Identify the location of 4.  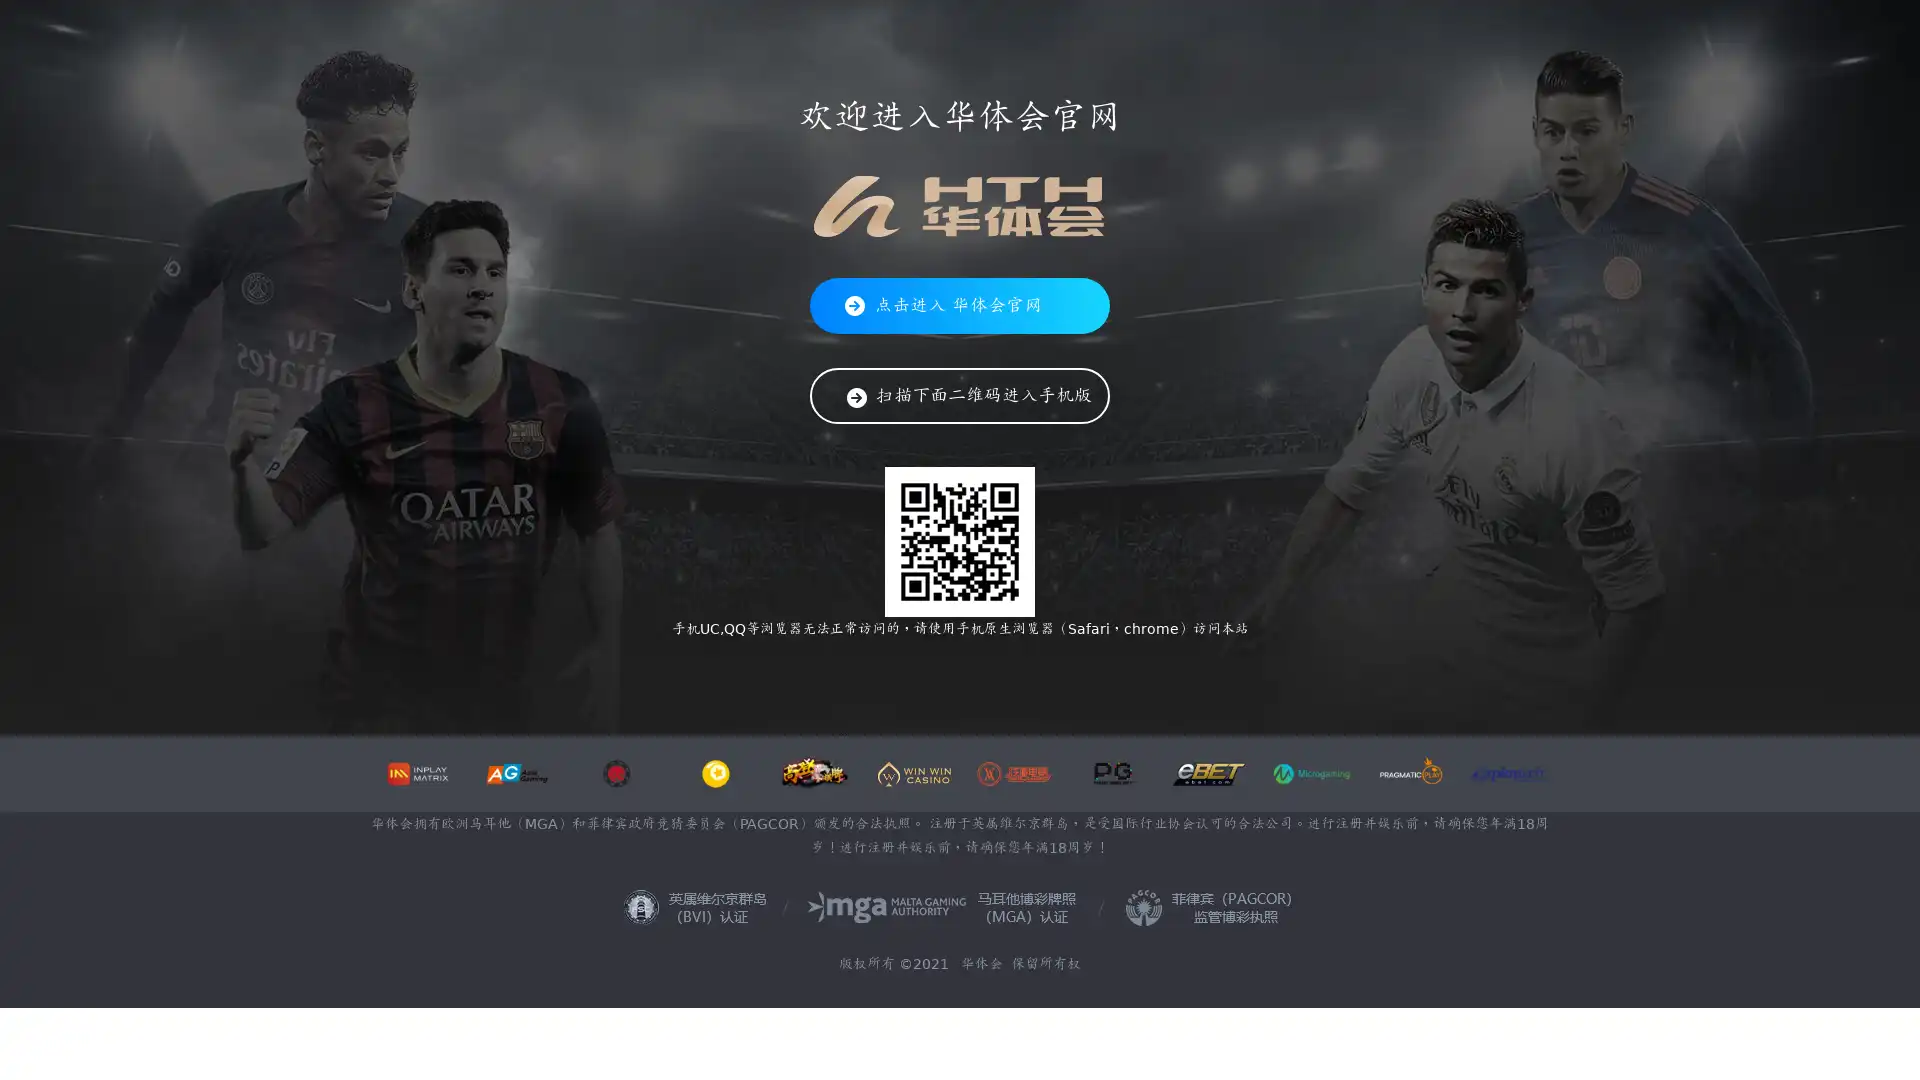
(817, 666).